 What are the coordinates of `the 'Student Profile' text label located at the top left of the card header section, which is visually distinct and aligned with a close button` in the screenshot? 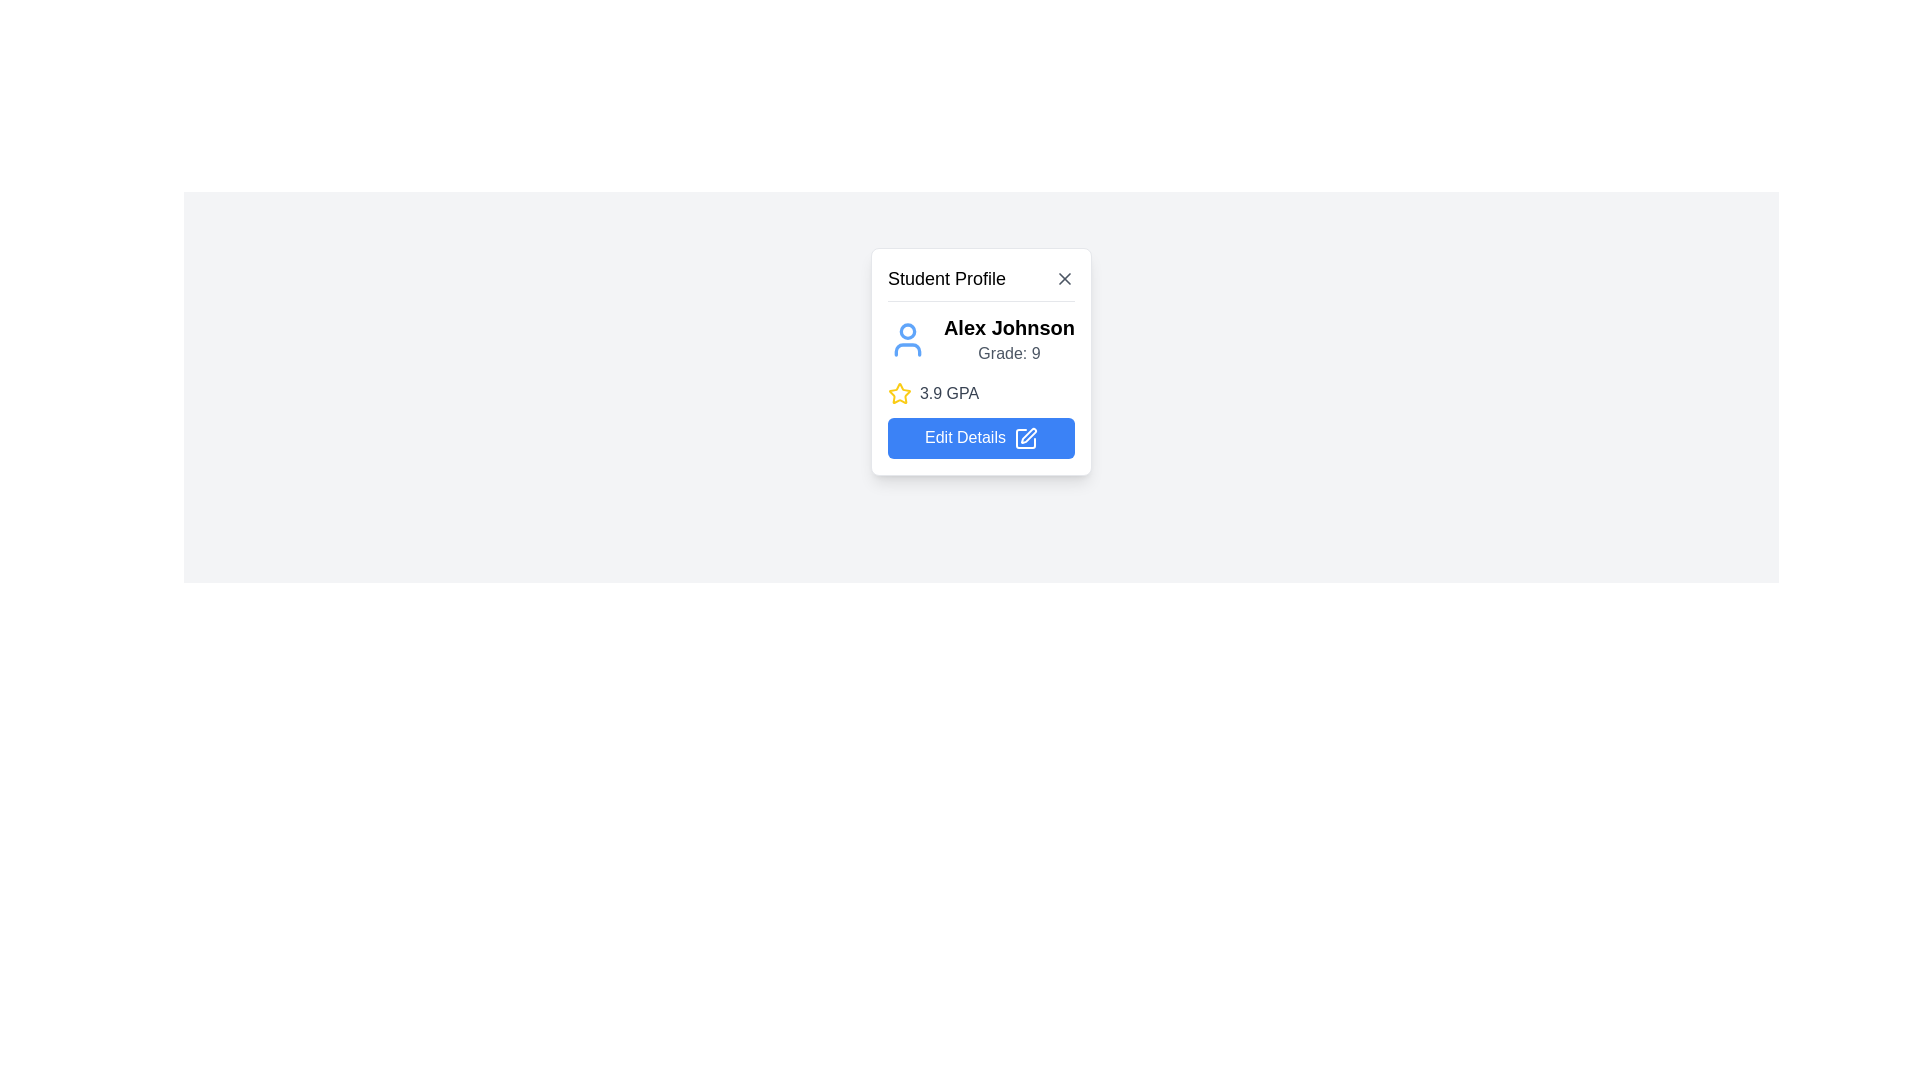 It's located at (945, 278).